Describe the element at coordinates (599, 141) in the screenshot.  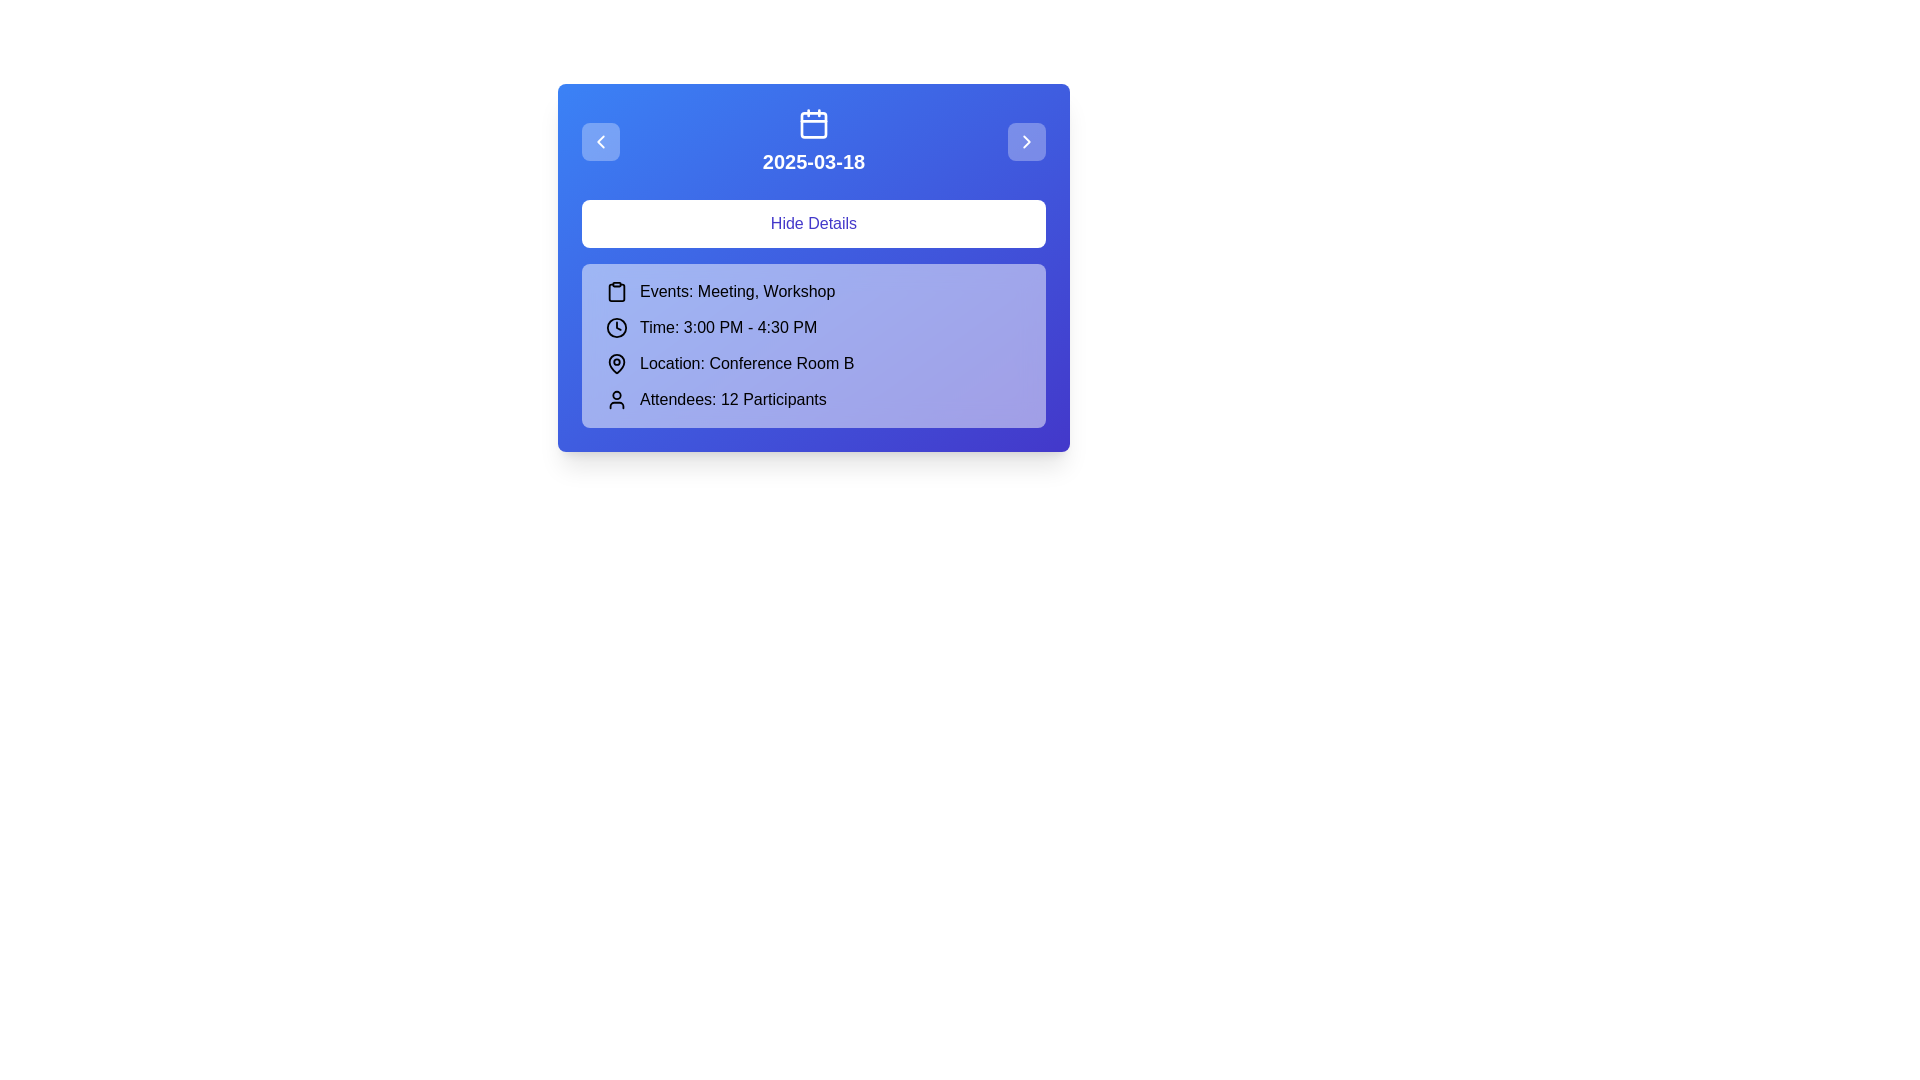
I see `the navigation button located at the top left corner of the date display, which shows '2025-03-18'` at that location.